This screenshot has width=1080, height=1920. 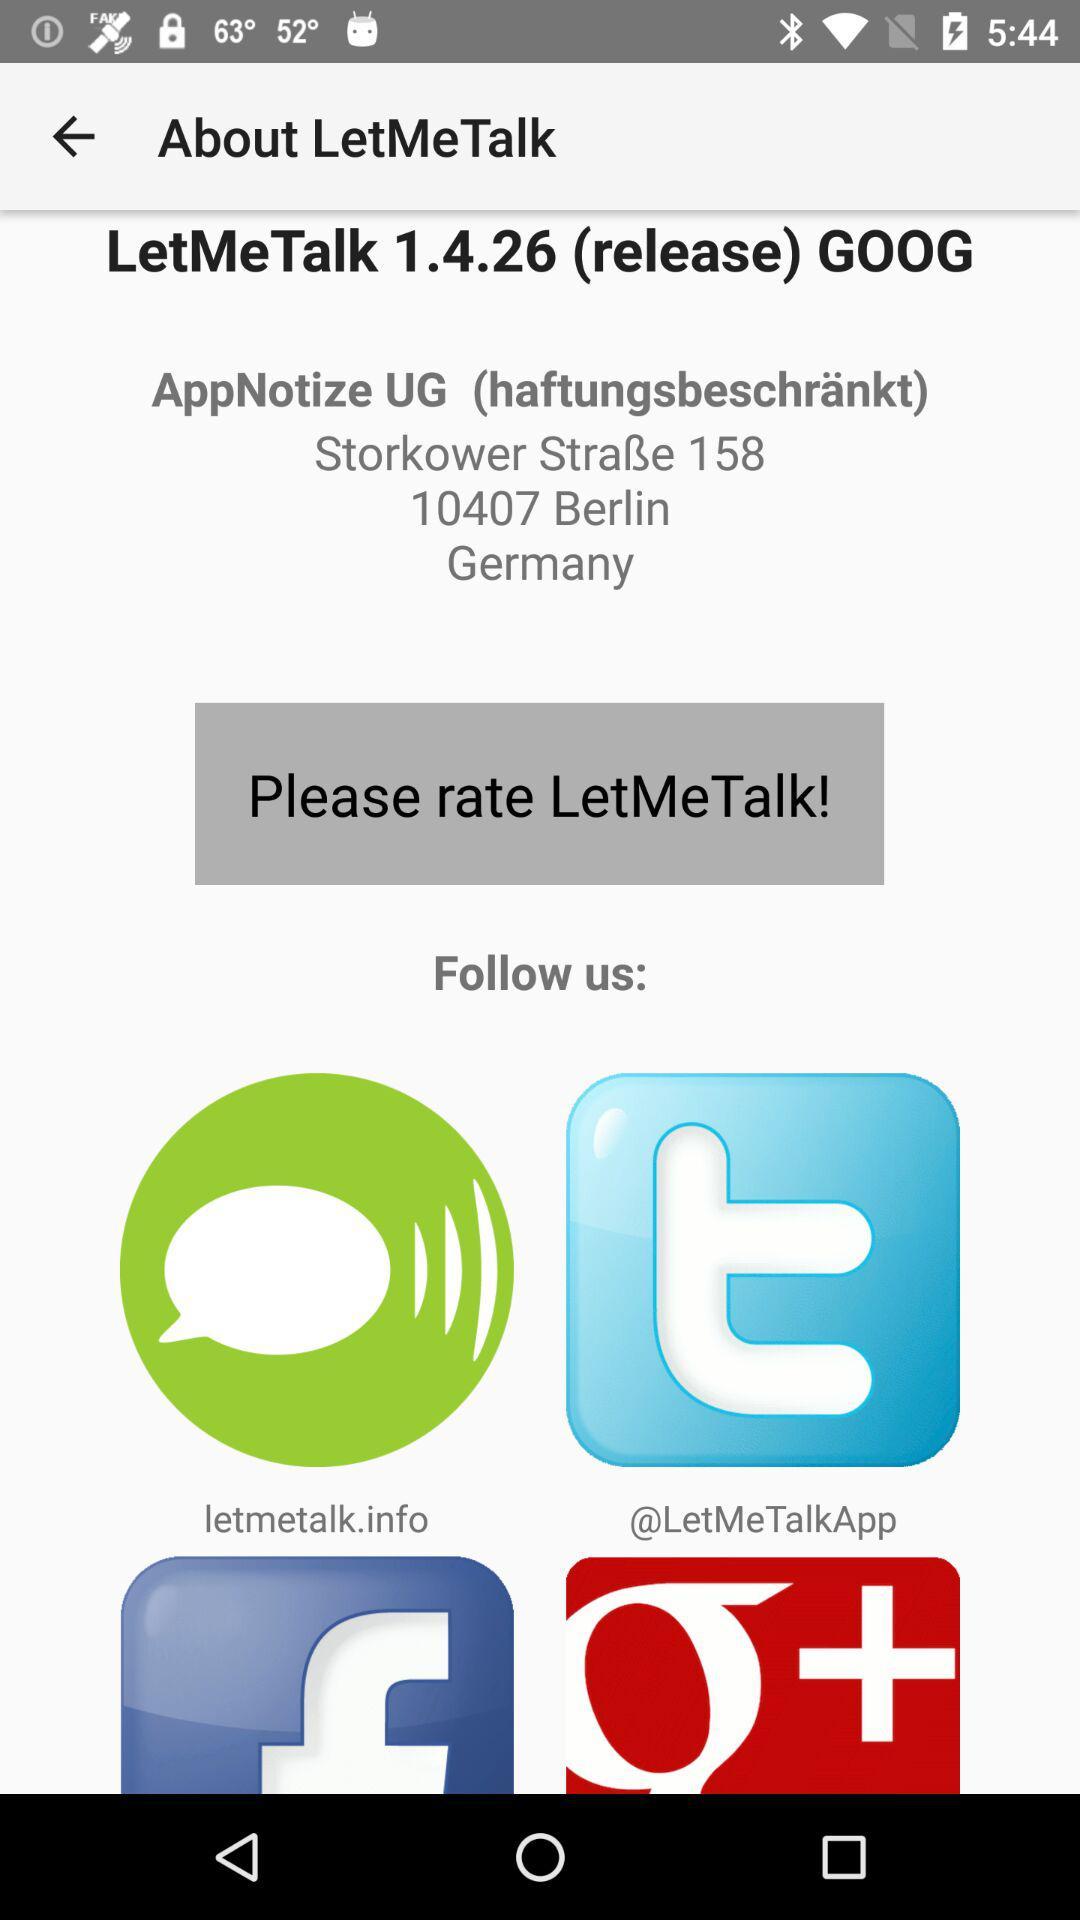 I want to click on app to the left of the about letmetalk icon, so click(x=72, y=135).